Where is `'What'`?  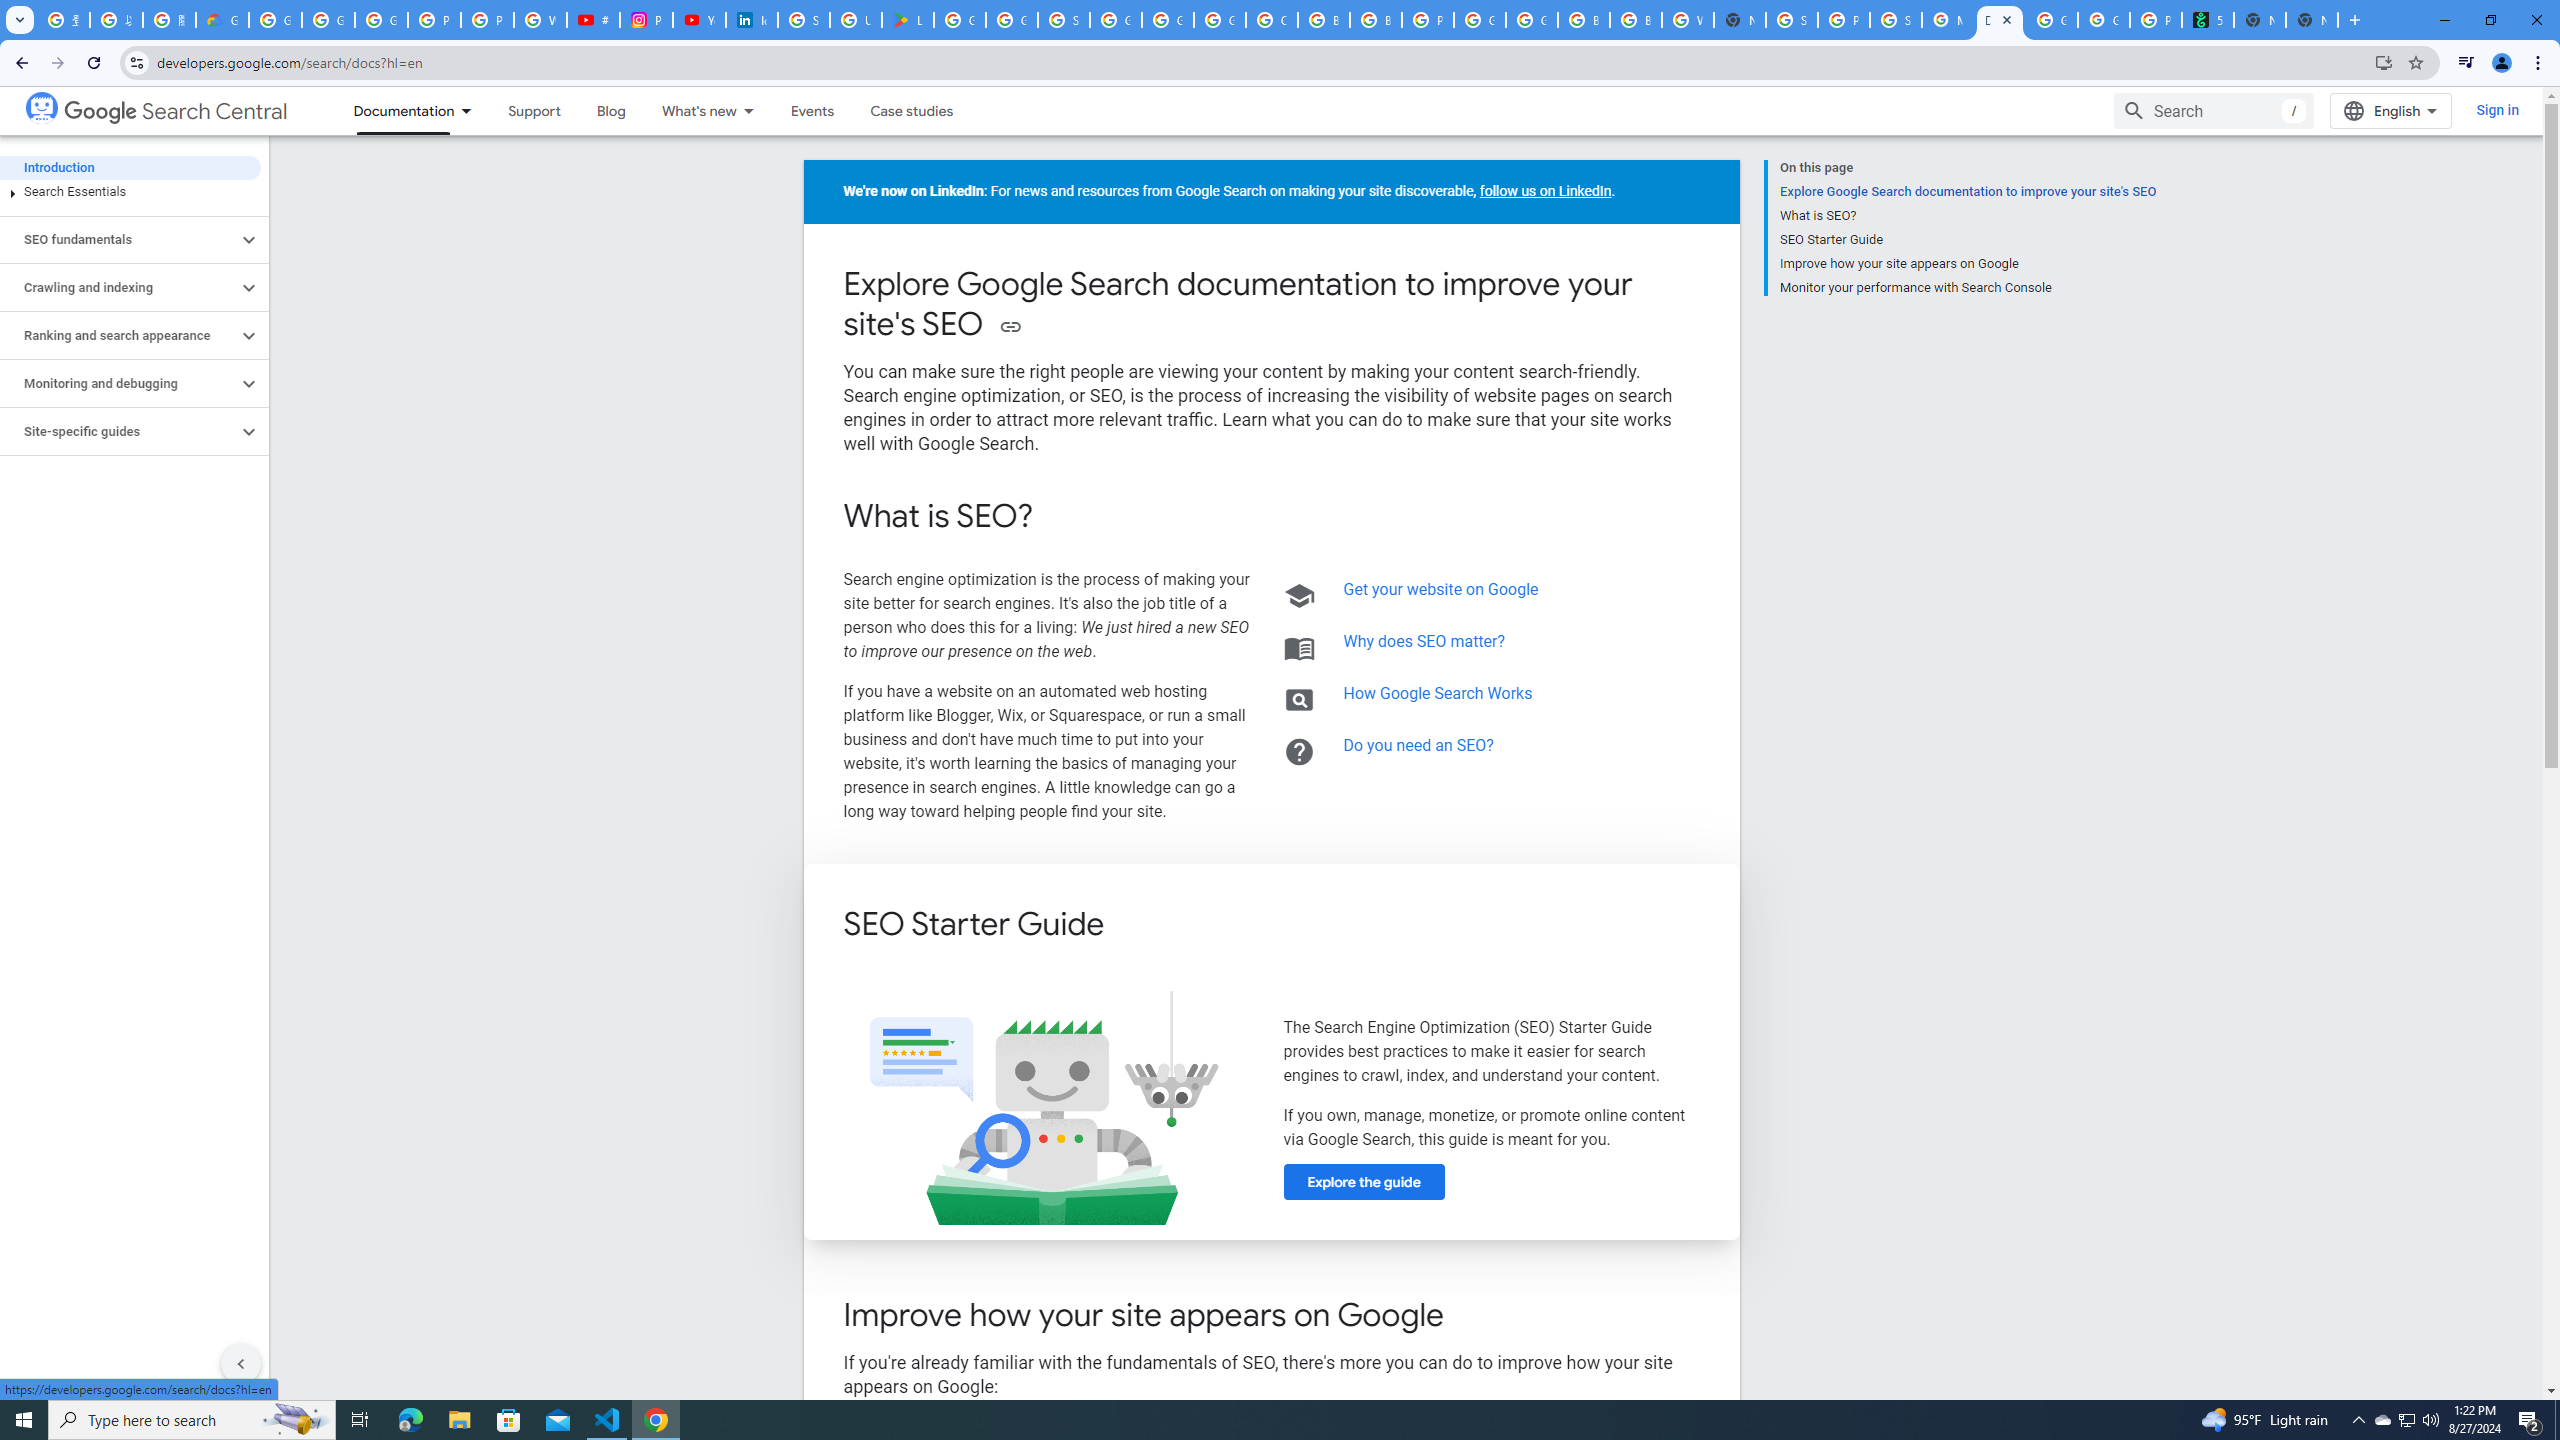
'What' is located at coordinates (688, 110).